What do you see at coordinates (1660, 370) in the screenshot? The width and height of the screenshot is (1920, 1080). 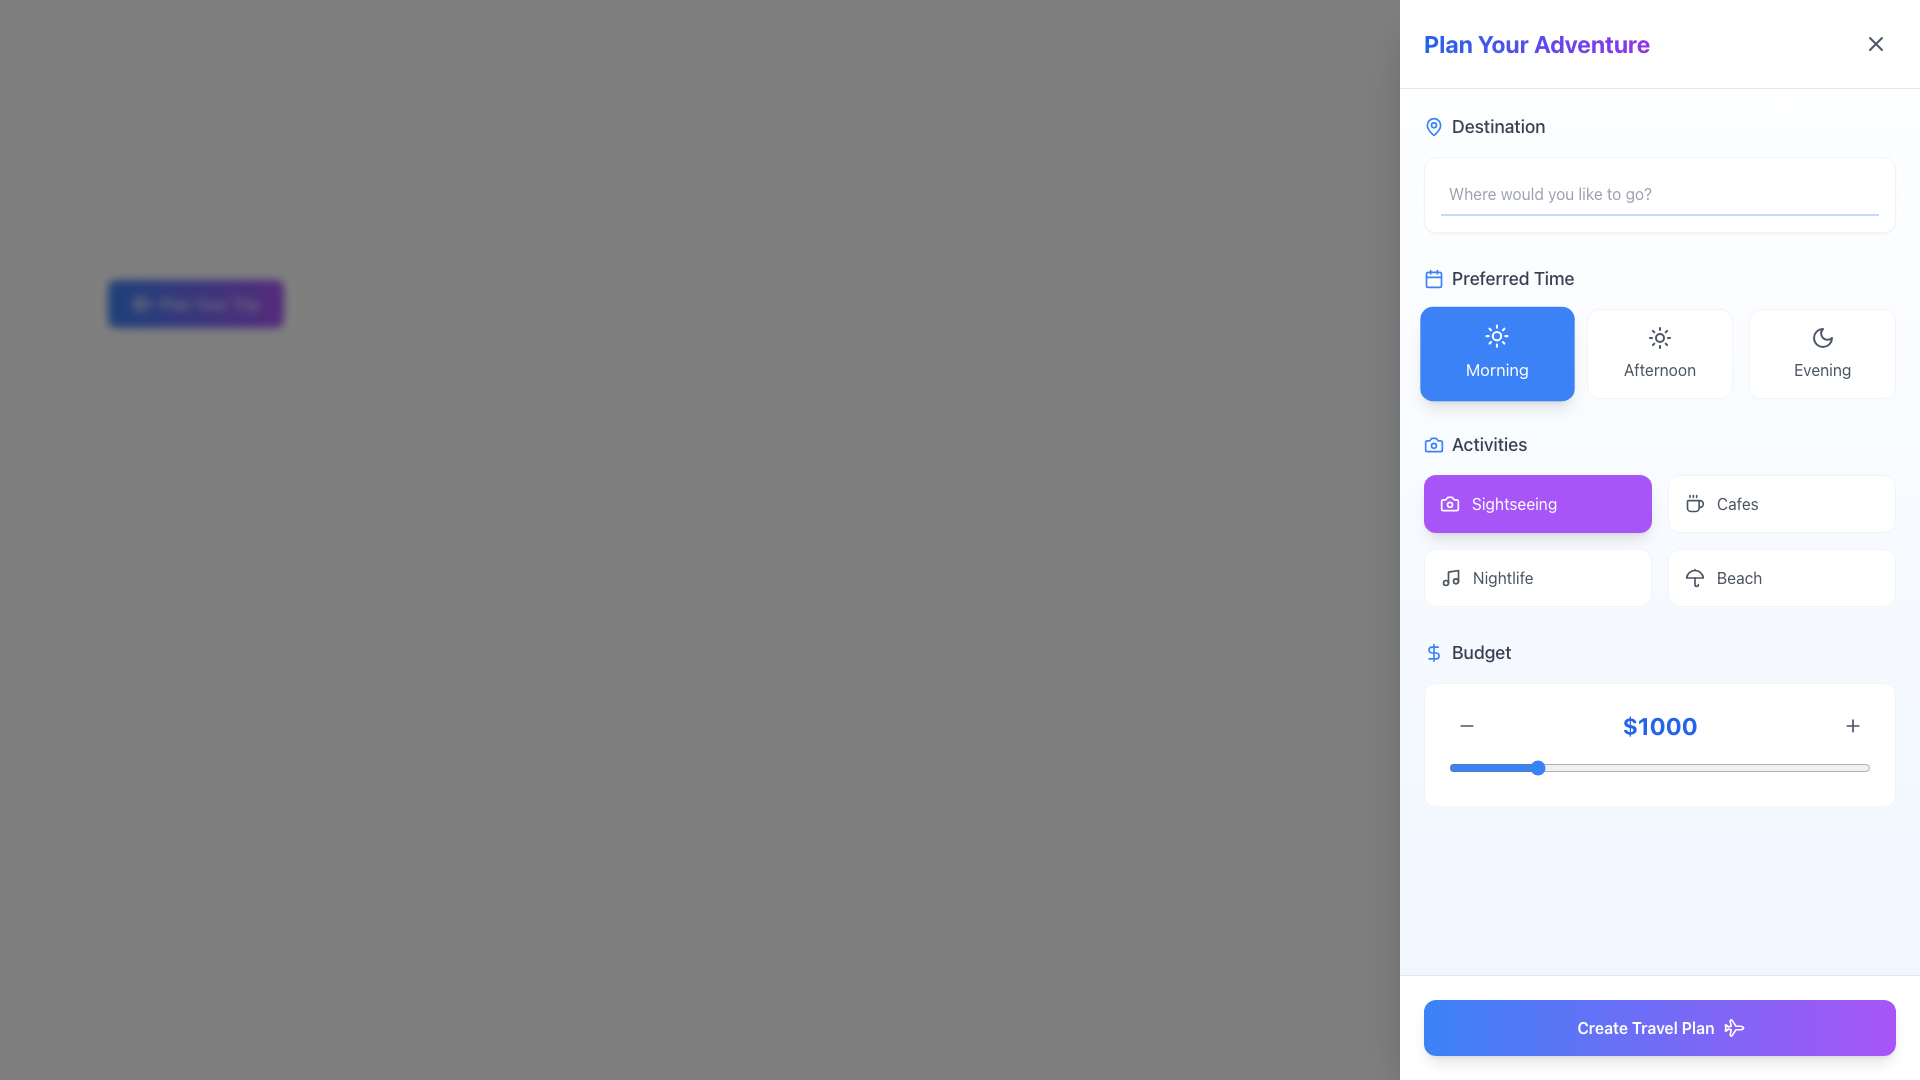 I see `the text label displaying 'Afternoon' located in the 'Preferred Time' section` at bounding box center [1660, 370].